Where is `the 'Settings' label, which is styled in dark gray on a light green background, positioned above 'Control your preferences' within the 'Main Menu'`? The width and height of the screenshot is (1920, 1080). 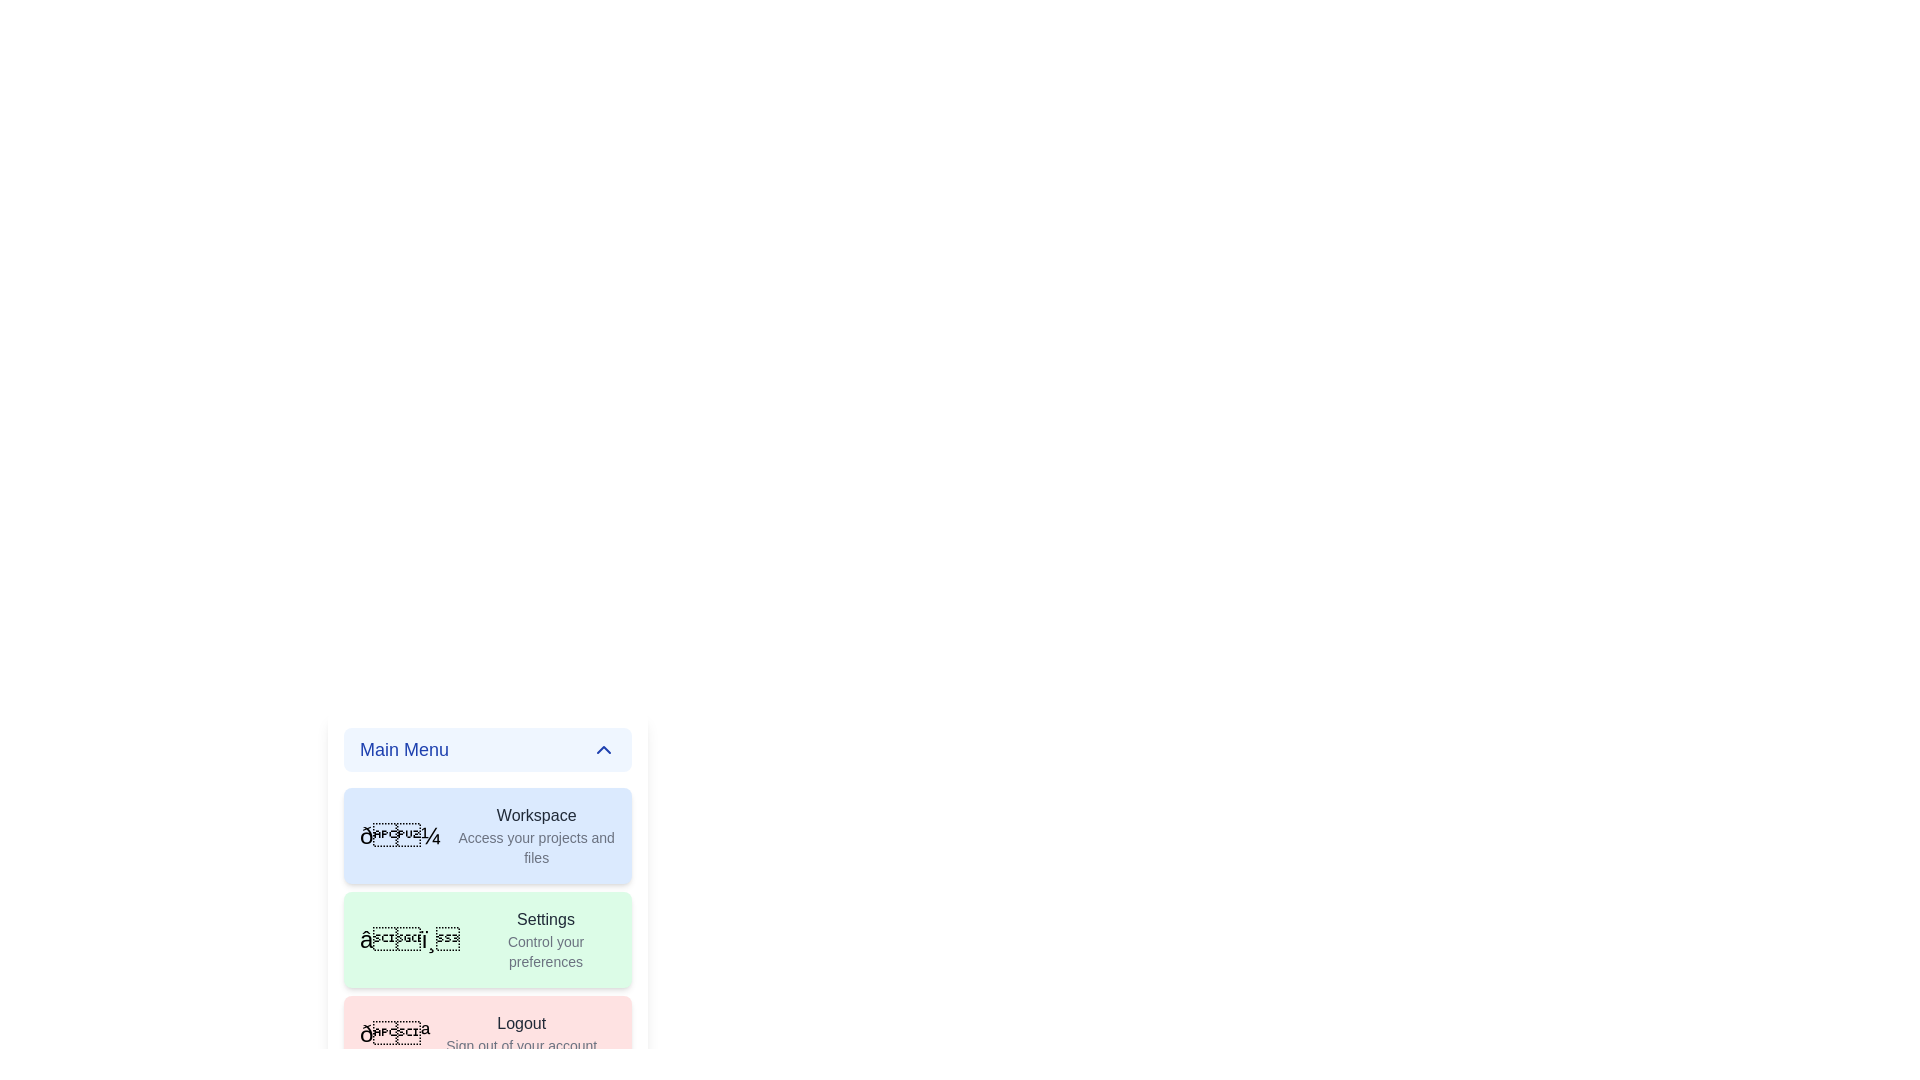 the 'Settings' label, which is styled in dark gray on a light green background, positioned above 'Control your preferences' within the 'Main Menu' is located at coordinates (546, 920).